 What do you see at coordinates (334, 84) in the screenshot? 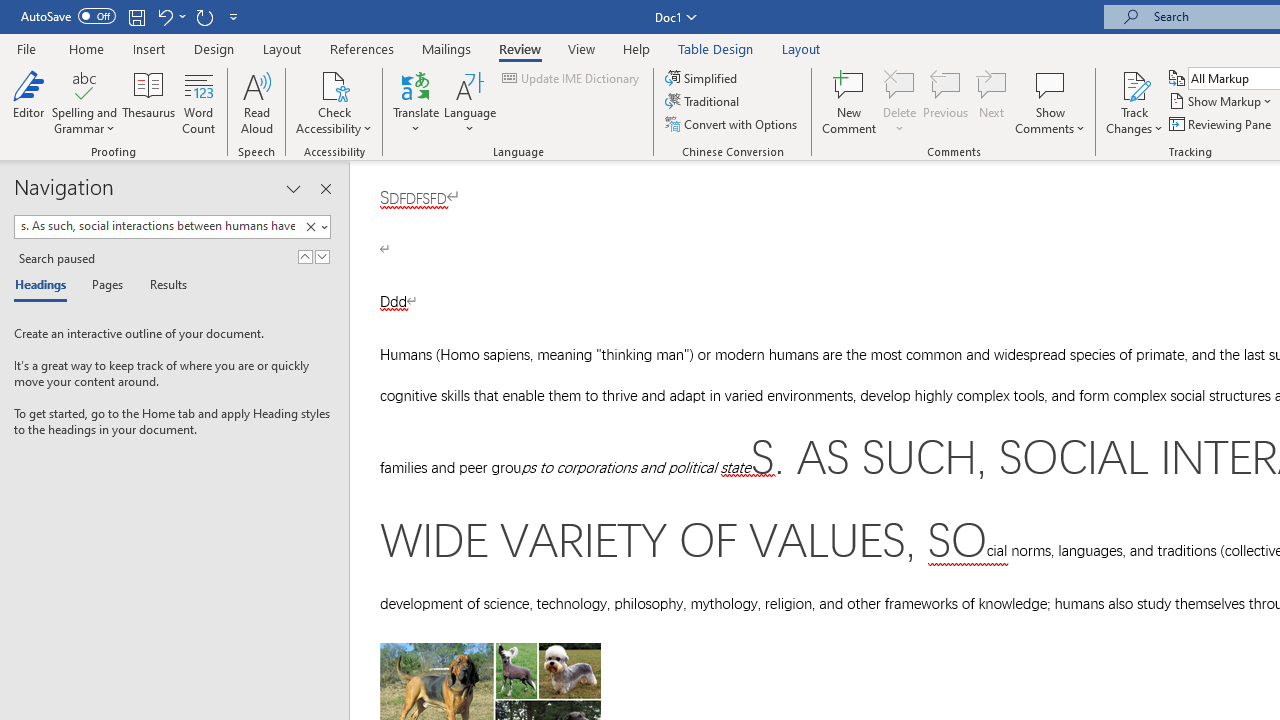
I see `'Check Accessibility'` at bounding box center [334, 84].